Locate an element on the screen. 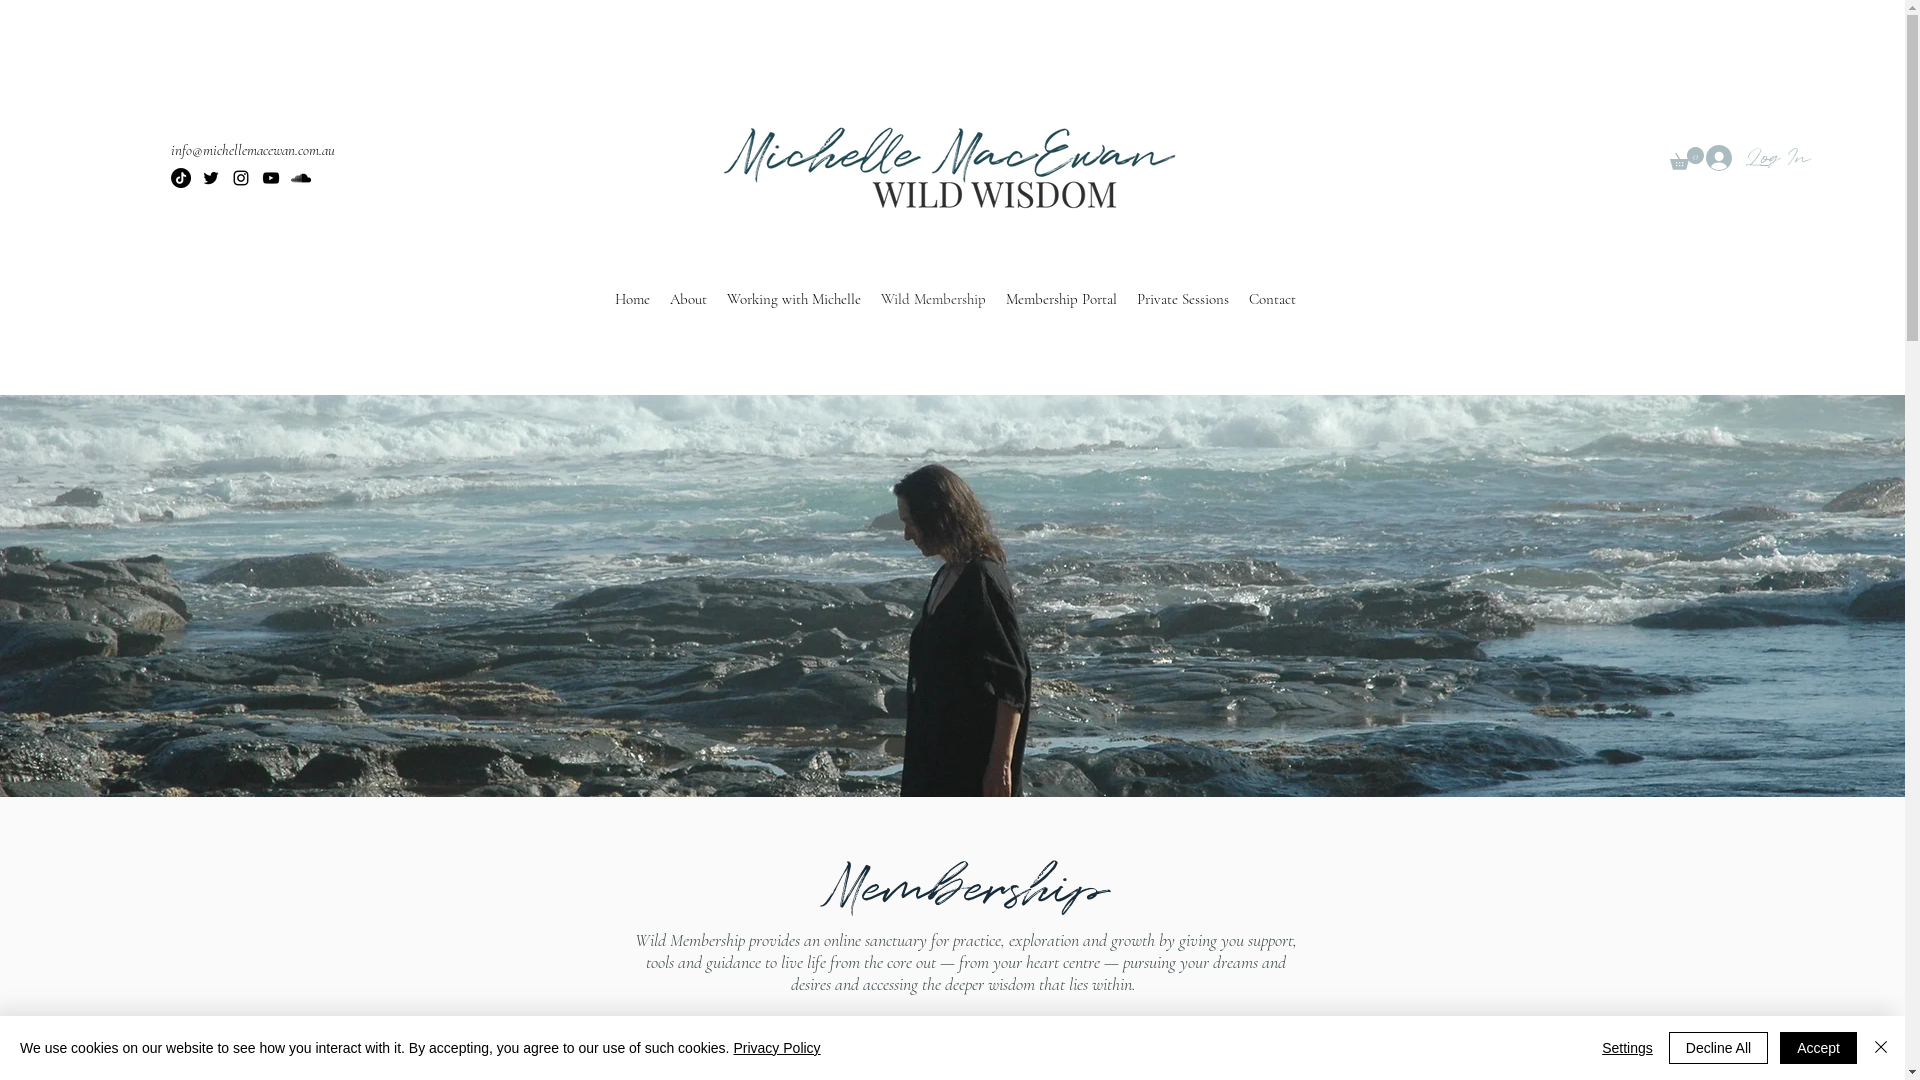 This screenshot has height=1080, width=1920. 'About' is located at coordinates (688, 299).